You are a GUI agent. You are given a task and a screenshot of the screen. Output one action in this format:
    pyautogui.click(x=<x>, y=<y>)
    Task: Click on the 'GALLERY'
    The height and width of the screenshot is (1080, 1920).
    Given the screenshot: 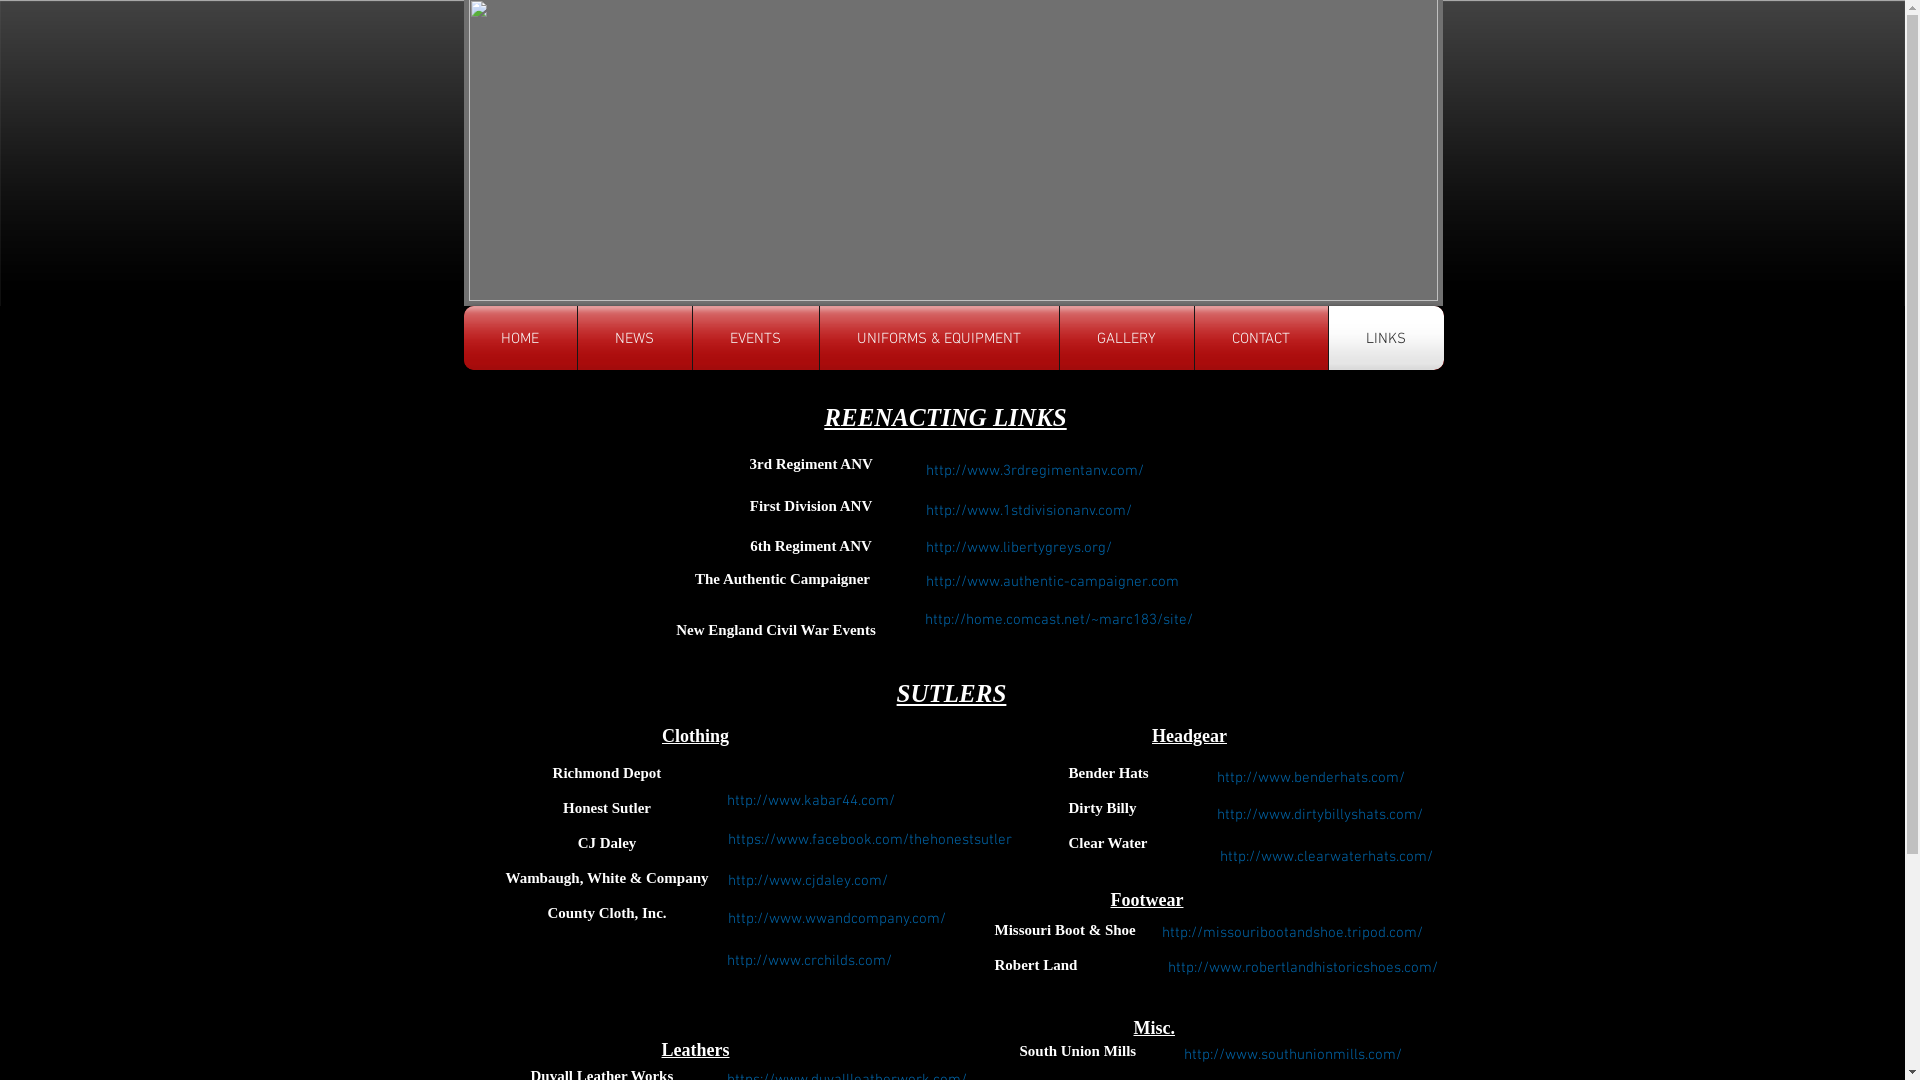 What is the action you would take?
    pyautogui.click(x=1127, y=337)
    